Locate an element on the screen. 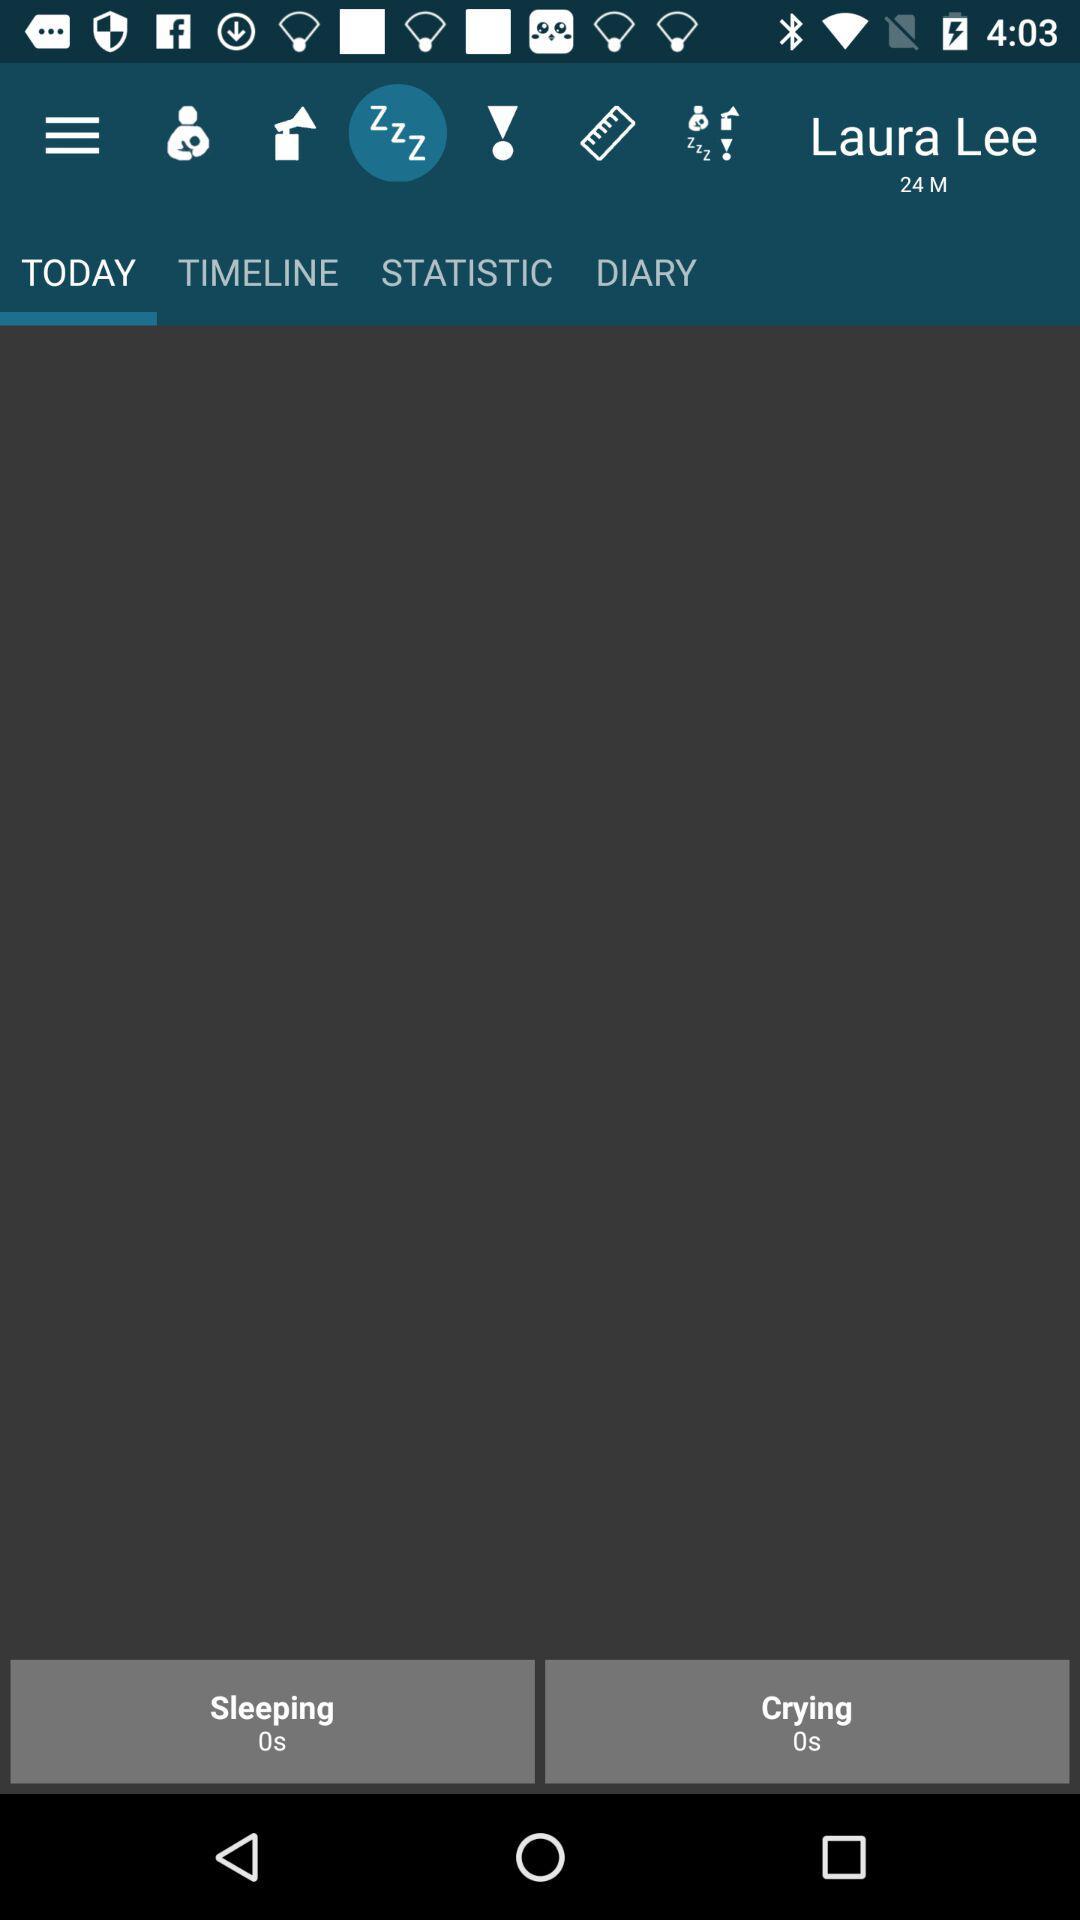 The image size is (1080, 1920). item next to the crying is located at coordinates (272, 1720).